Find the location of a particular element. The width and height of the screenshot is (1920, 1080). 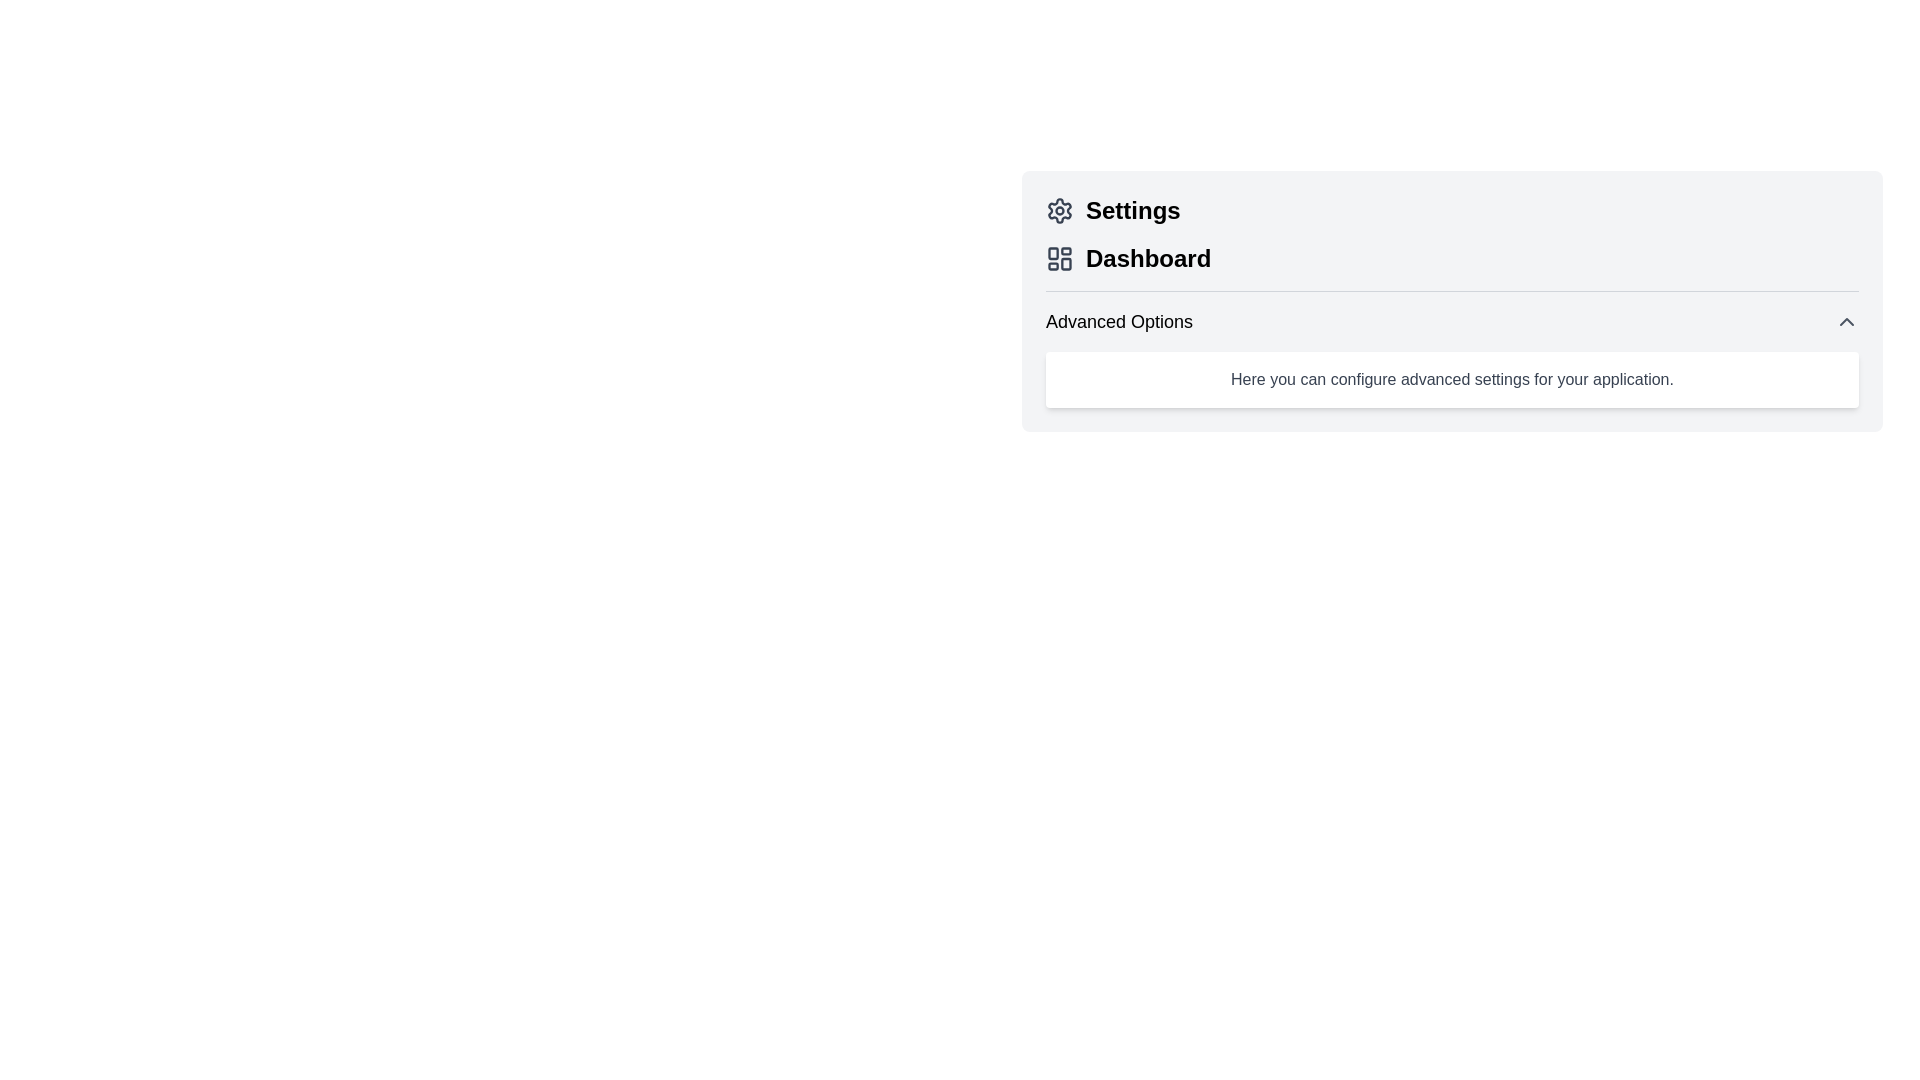

the top-left rectangle of the four-part grid icon, which visually represents the dashboard layout next to the 'Dashboard' section title is located at coordinates (1052, 252).